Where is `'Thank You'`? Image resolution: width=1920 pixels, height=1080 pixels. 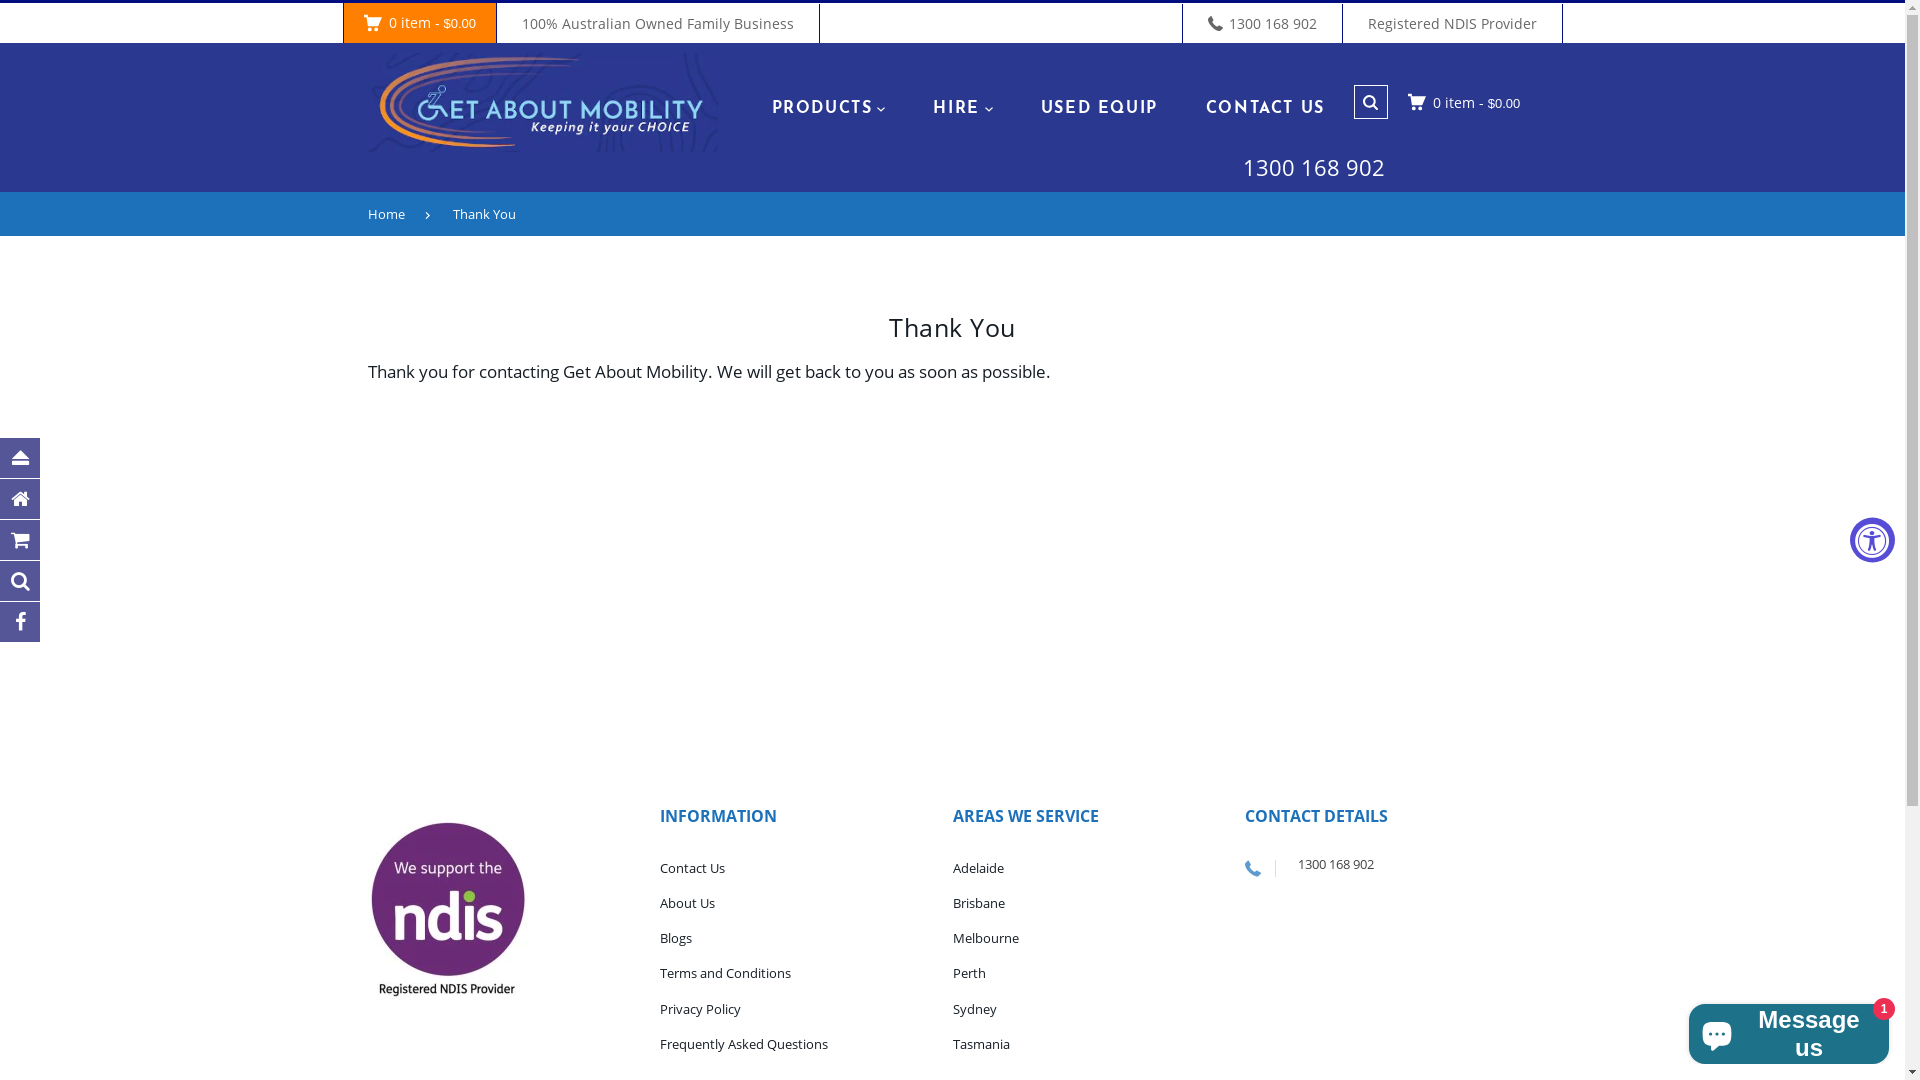 'Thank You' is located at coordinates (493, 213).